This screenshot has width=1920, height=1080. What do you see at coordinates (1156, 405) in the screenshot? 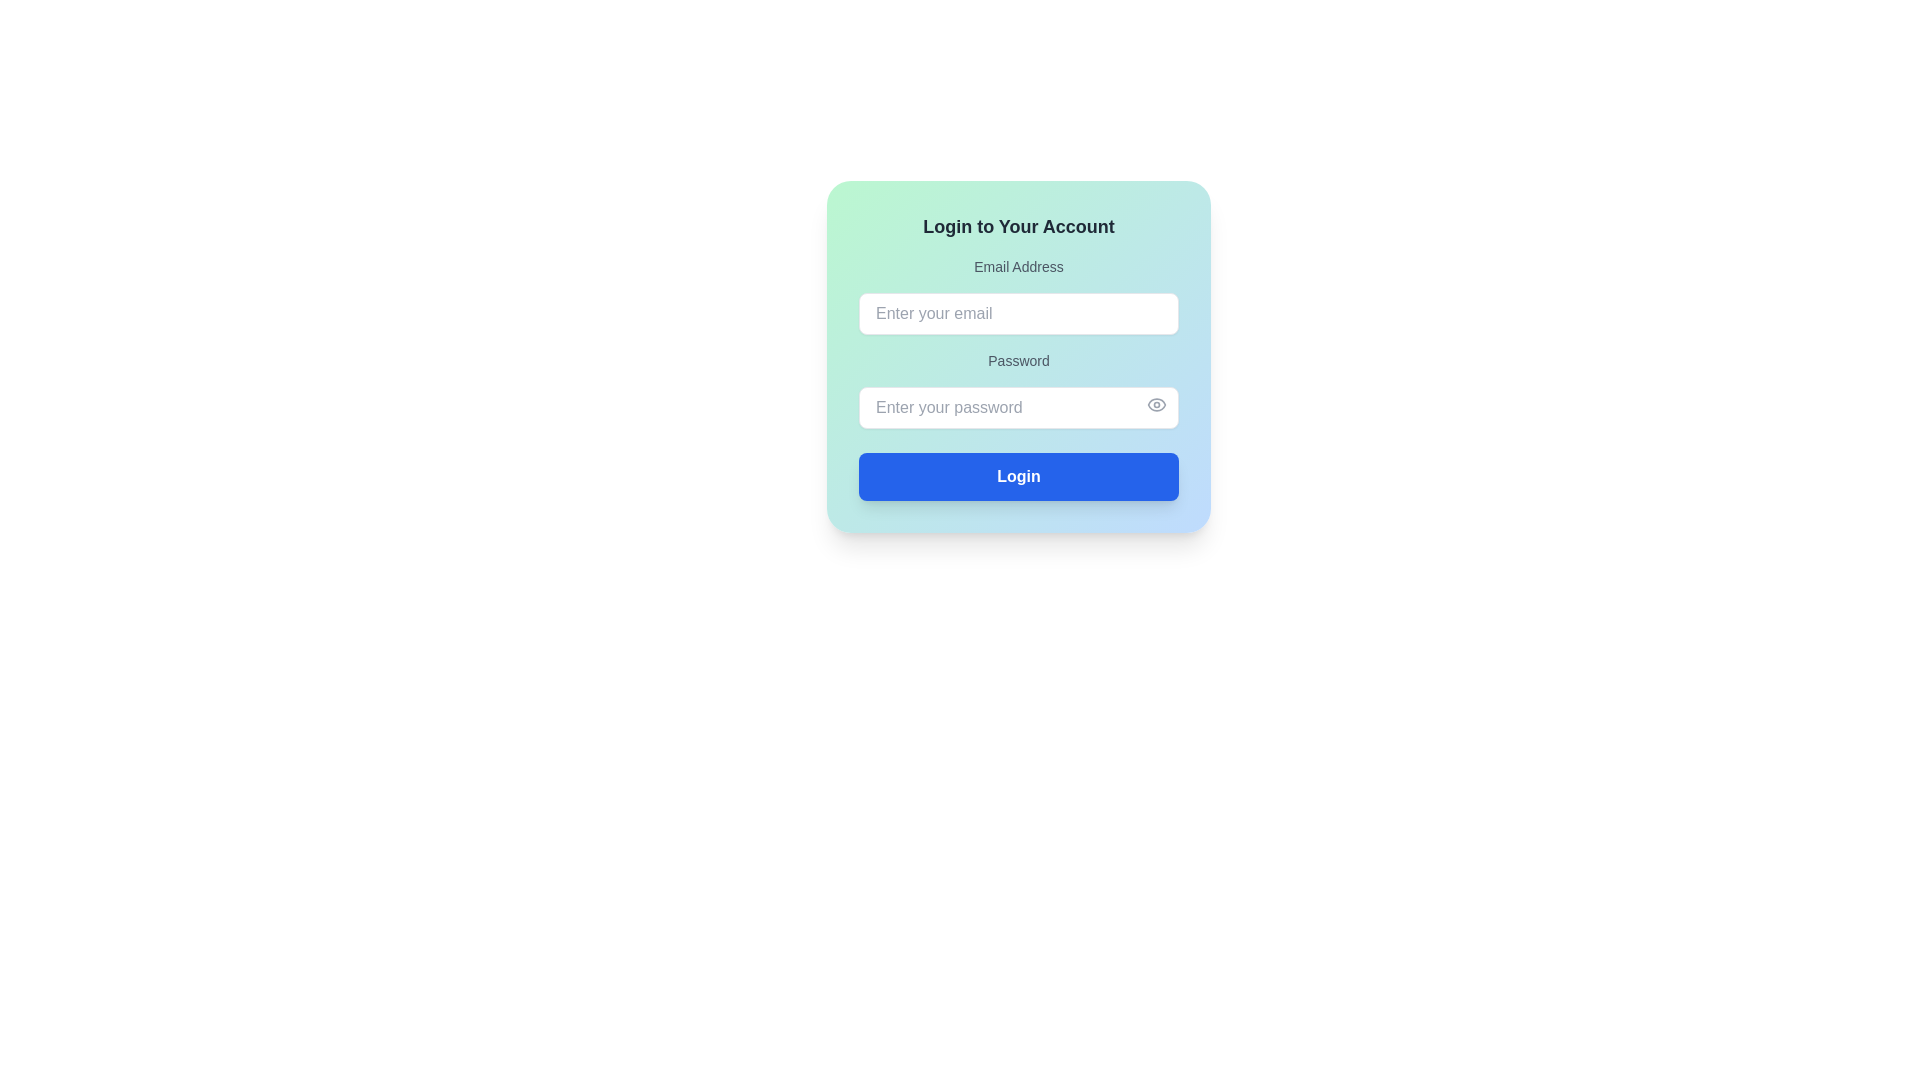
I see `the visibility toggle icon located on the right side of the password input field to switch between masked and unmasked states` at bounding box center [1156, 405].